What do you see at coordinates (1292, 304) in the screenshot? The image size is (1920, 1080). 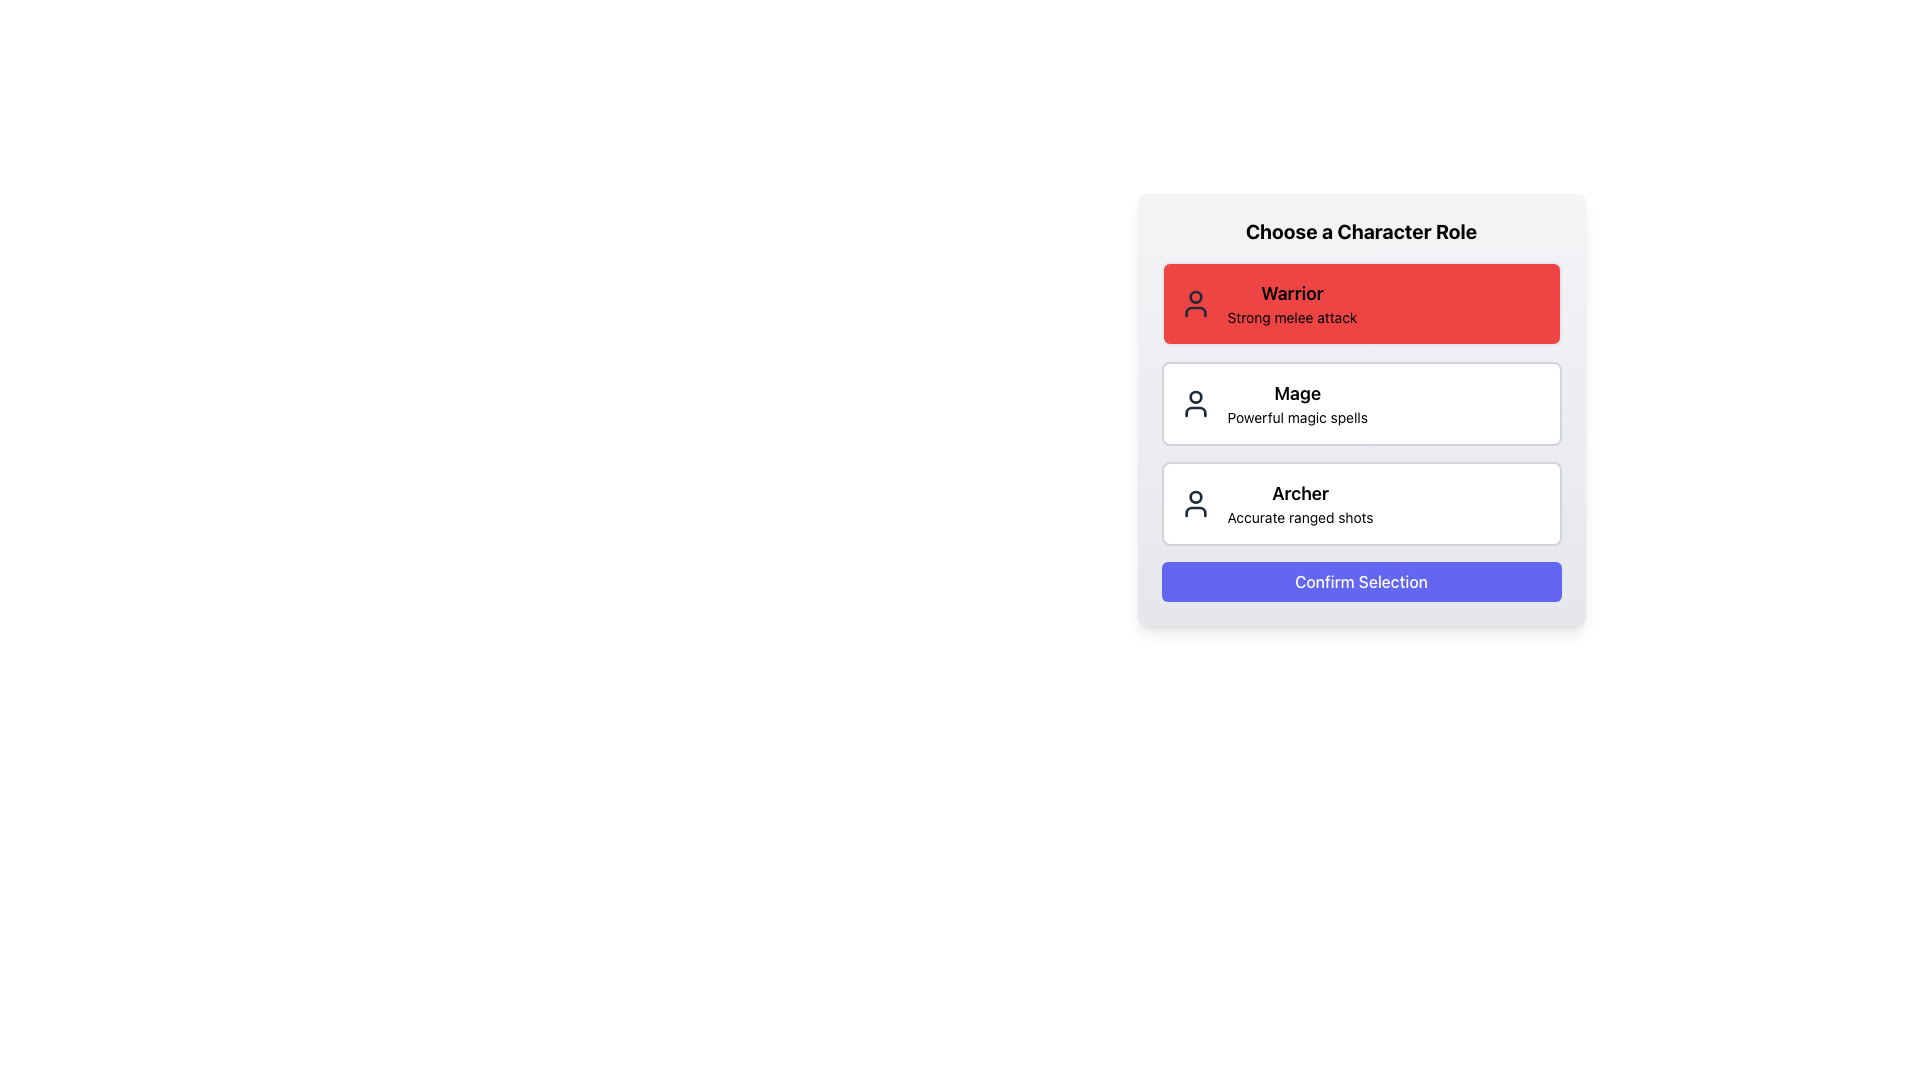 I see `the option item with bold text 'Warrior' and description 'Strong melee attack' in a red rectangular background` at bounding box center [1292, 304].